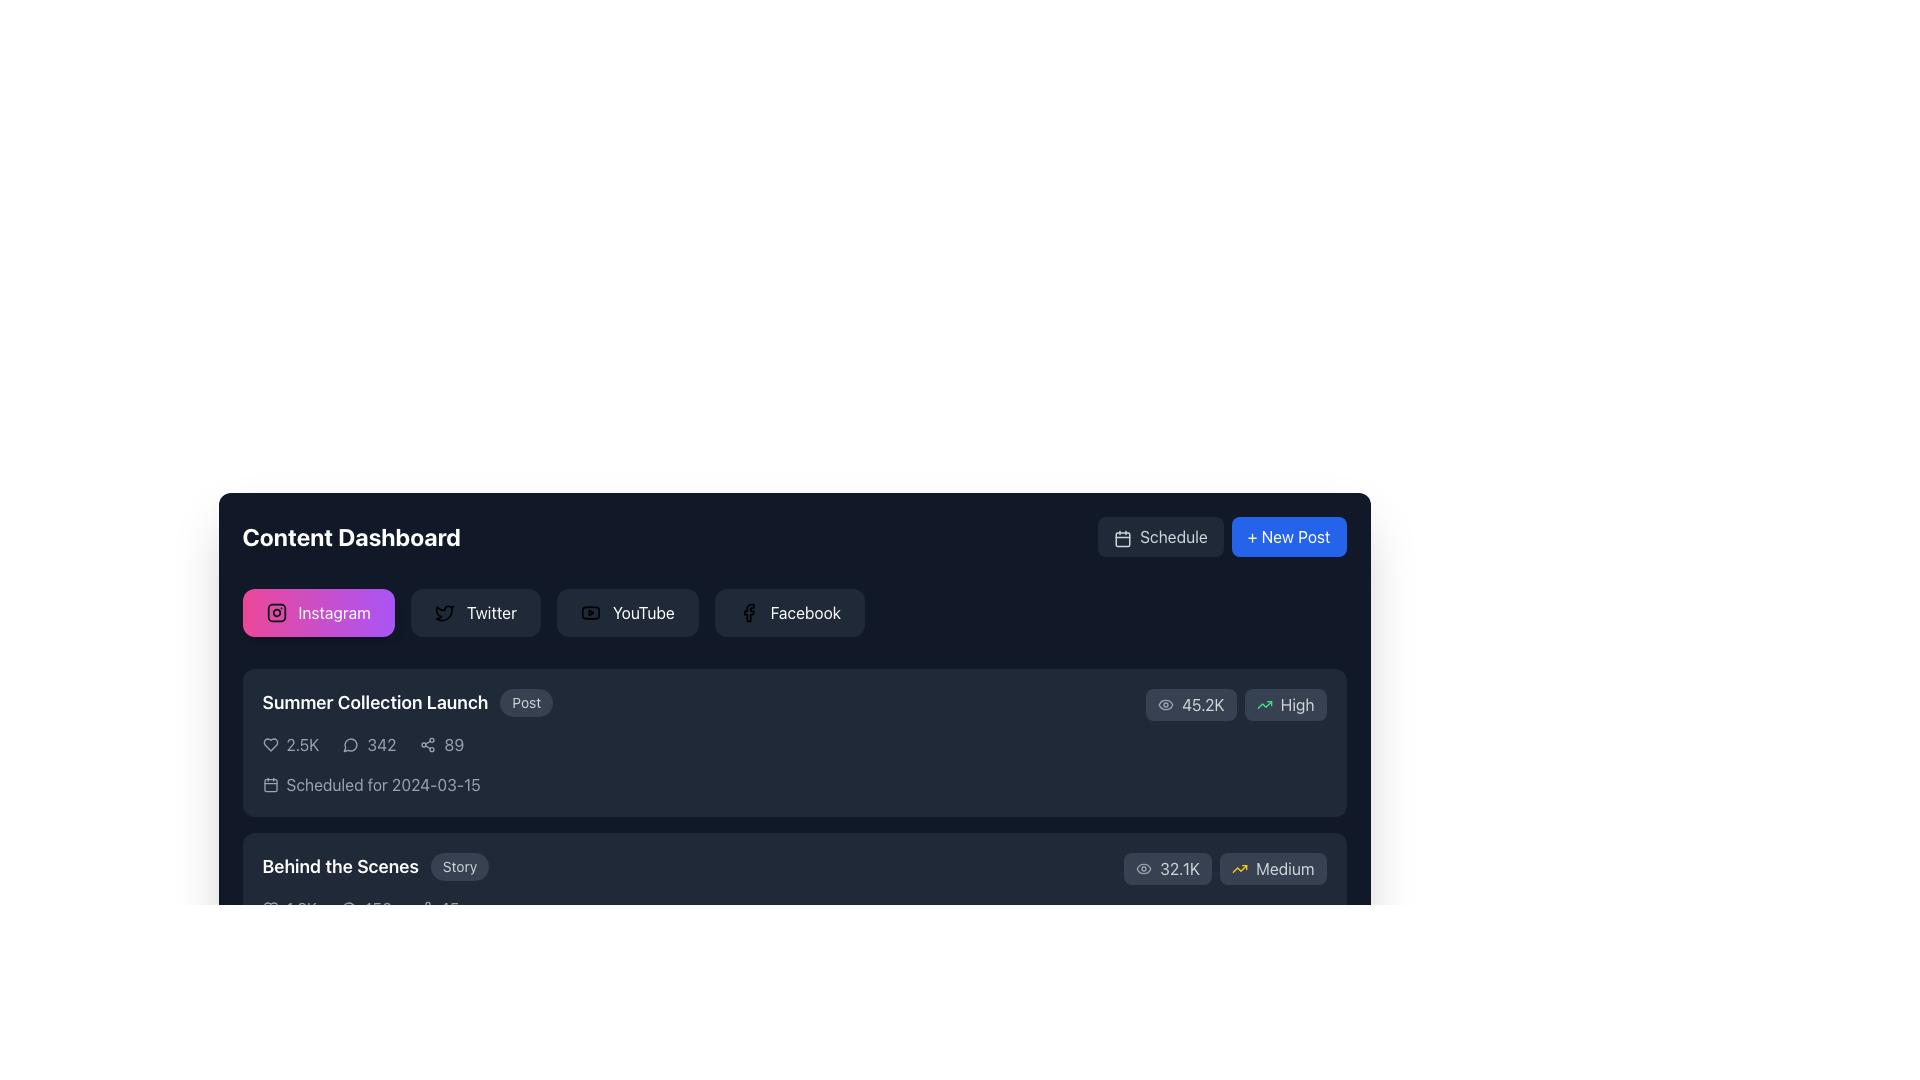  I want to click on the 'Medium' indicator in the Summary card row which is located in the bottom section of the Content Dashboard, to adjust the importance level, so click(793, 886).